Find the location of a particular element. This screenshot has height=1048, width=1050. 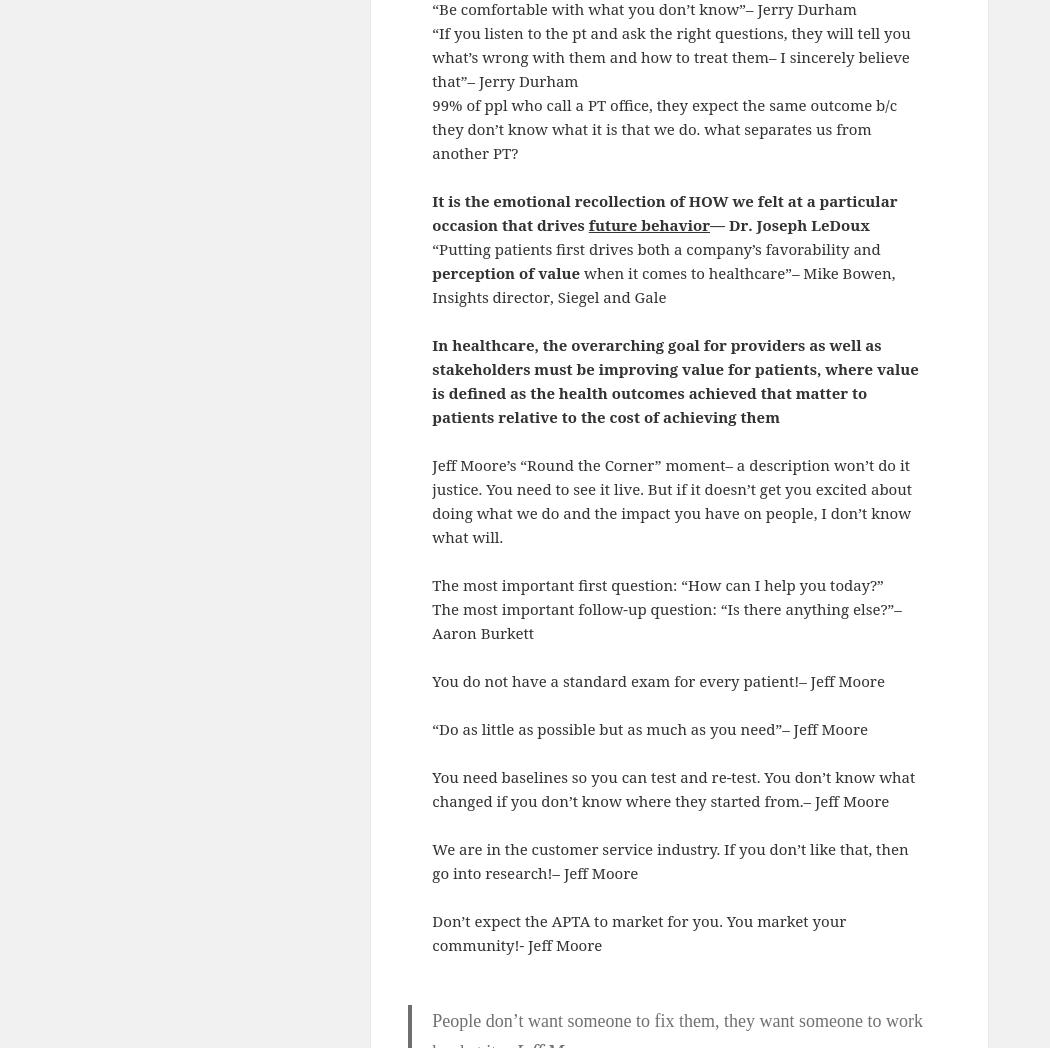

'You need baselines so you can test and re-test. You don’t know what changed if you don’t know where they started from.– Jeff Moore' is located at coordinates (672, 786).